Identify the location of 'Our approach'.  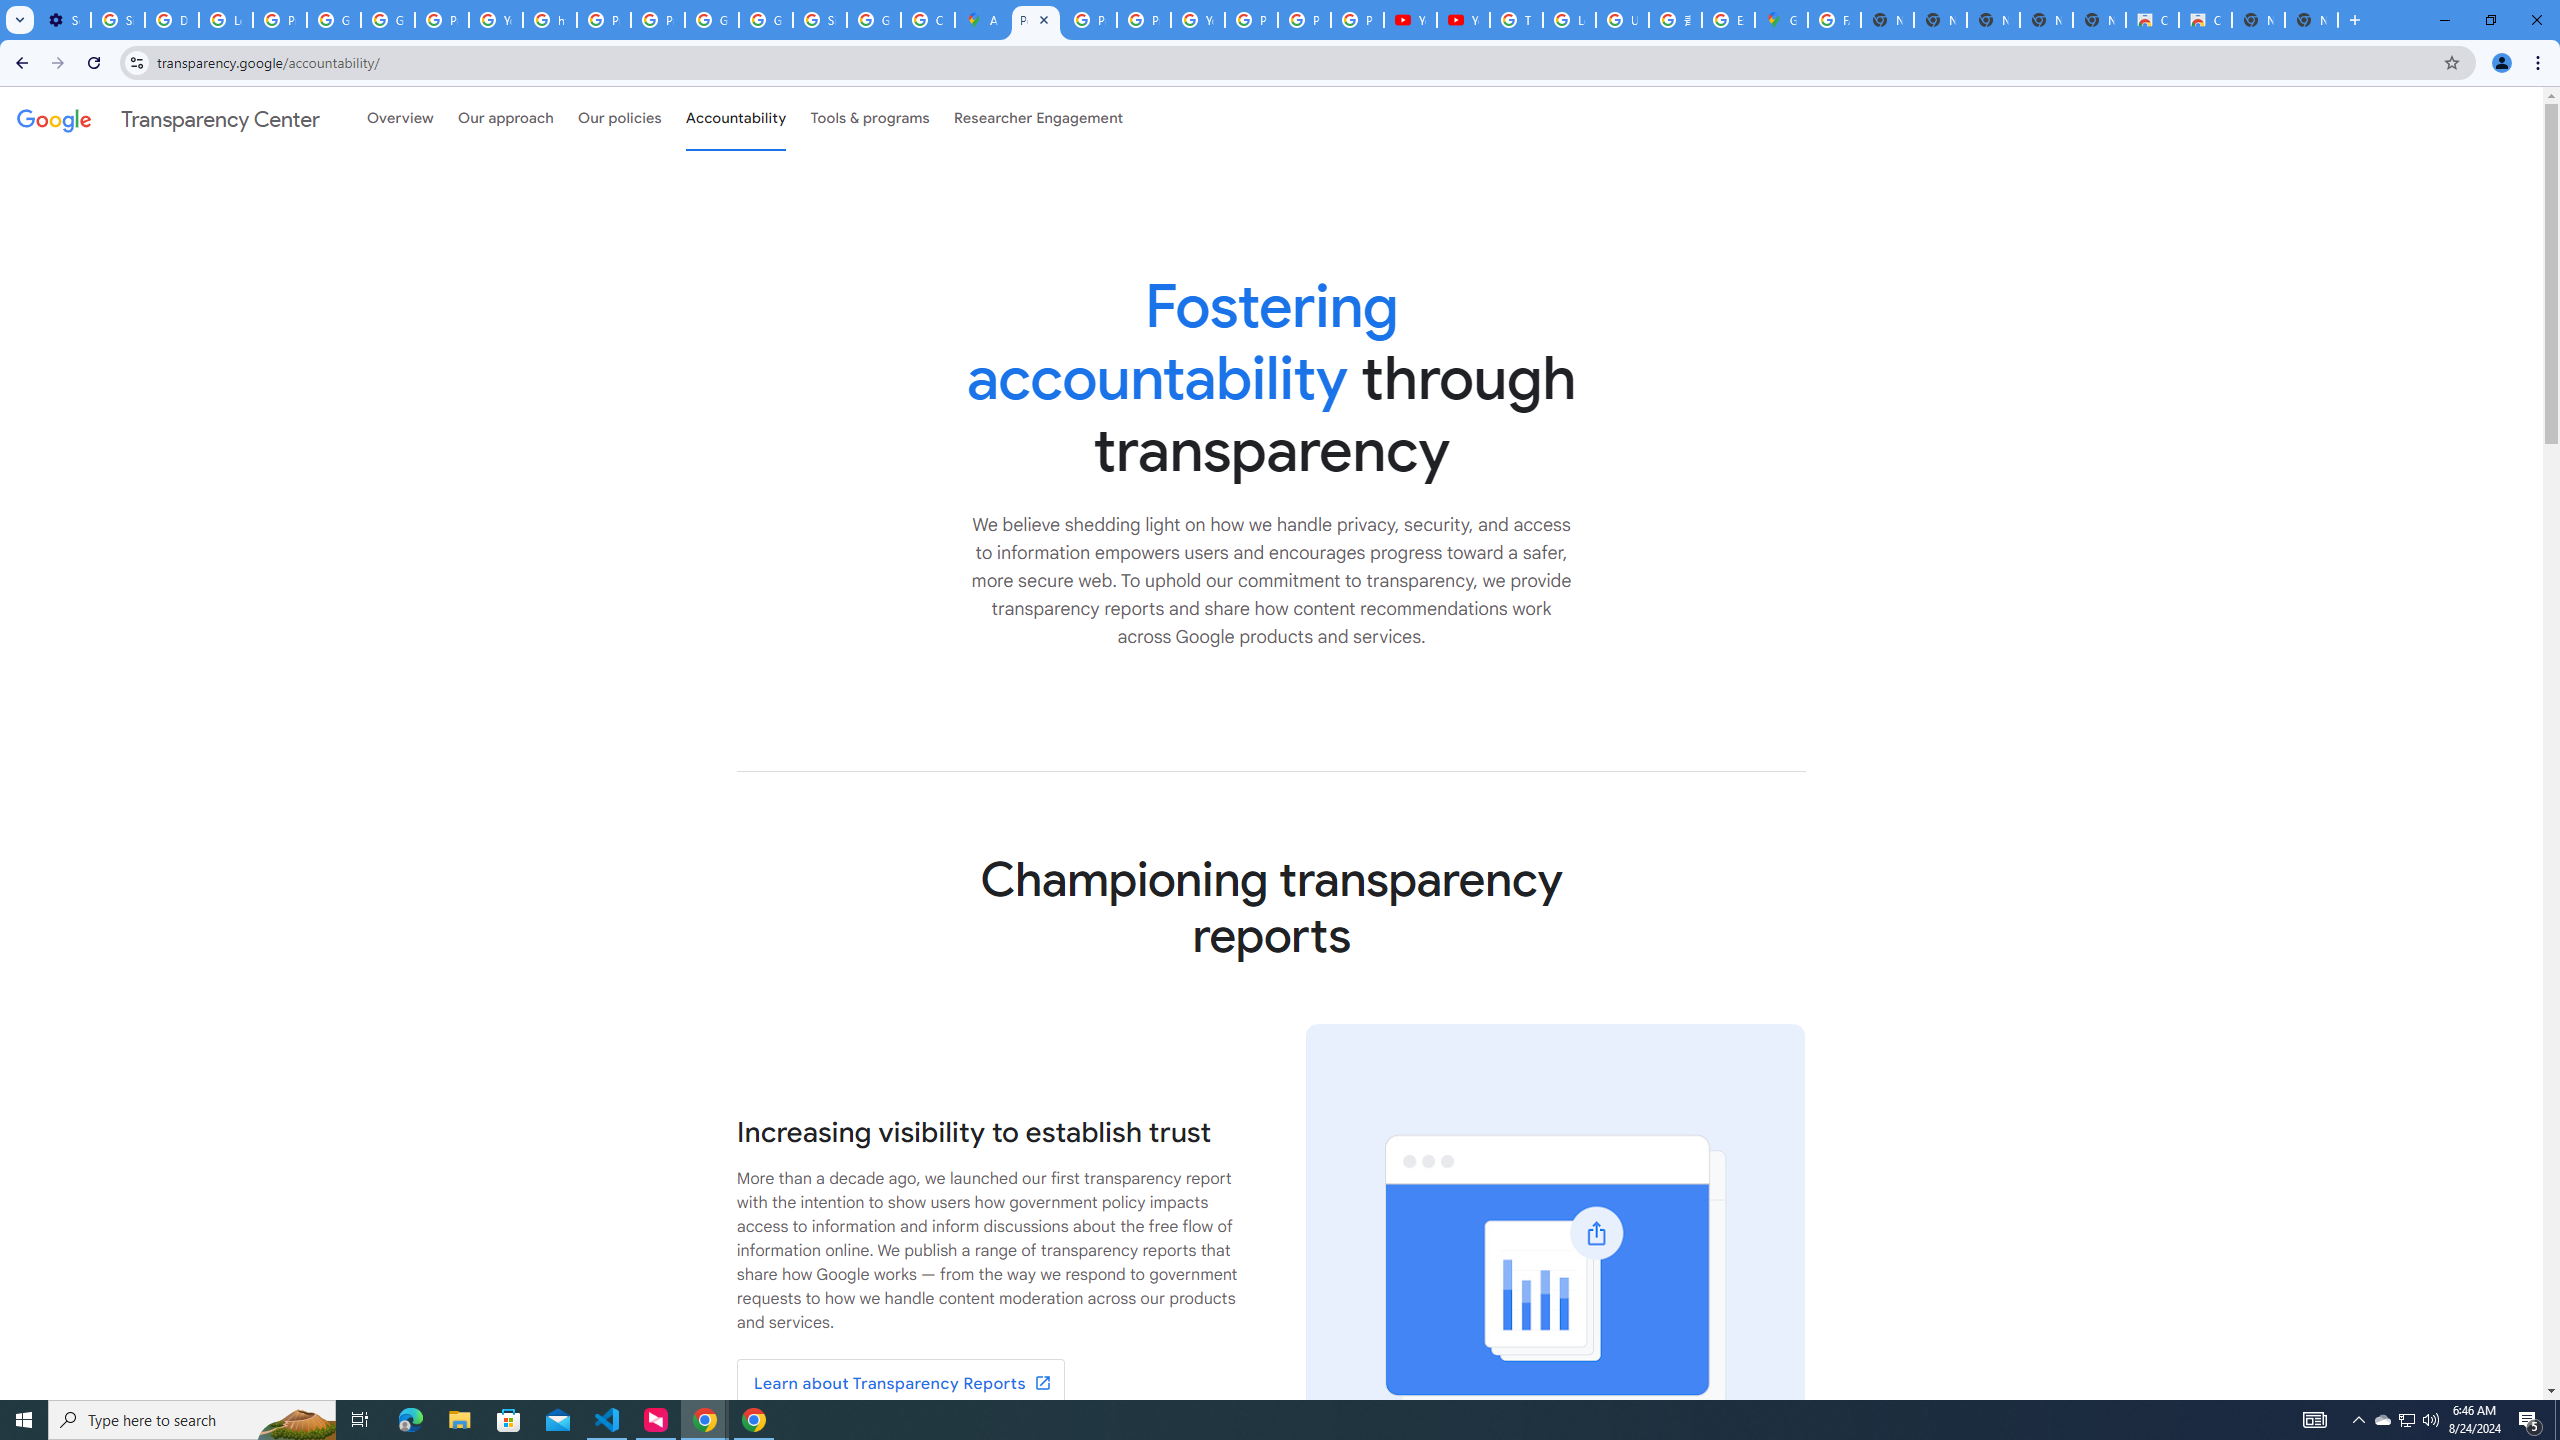
(505, 118).